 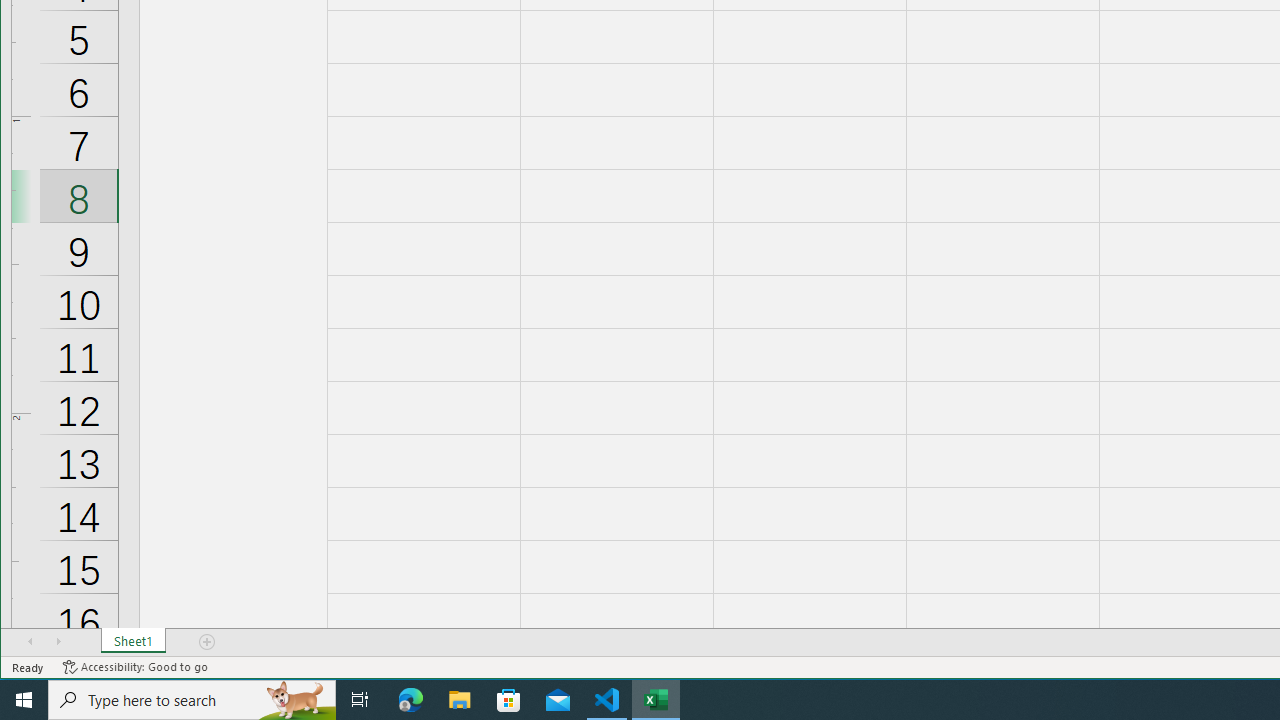 What do you see at coordinates (606, 698) in the screenshot?
I see `'Visual Studio Code - 1 running window'` at bounding box center [606, 698].